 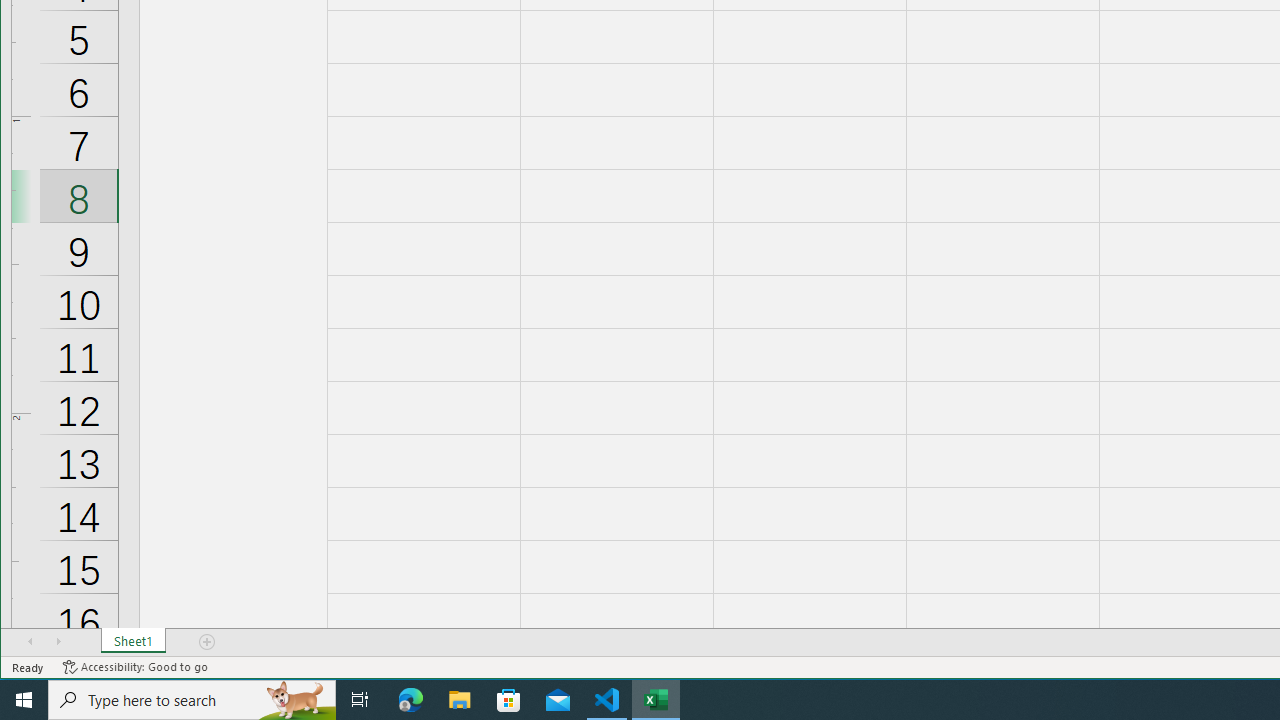 What do you see at coordinates (606, 698) in the screenshot?
I see `'Visual Studio Code - 1 running window'` at bounding box center [606, 698].